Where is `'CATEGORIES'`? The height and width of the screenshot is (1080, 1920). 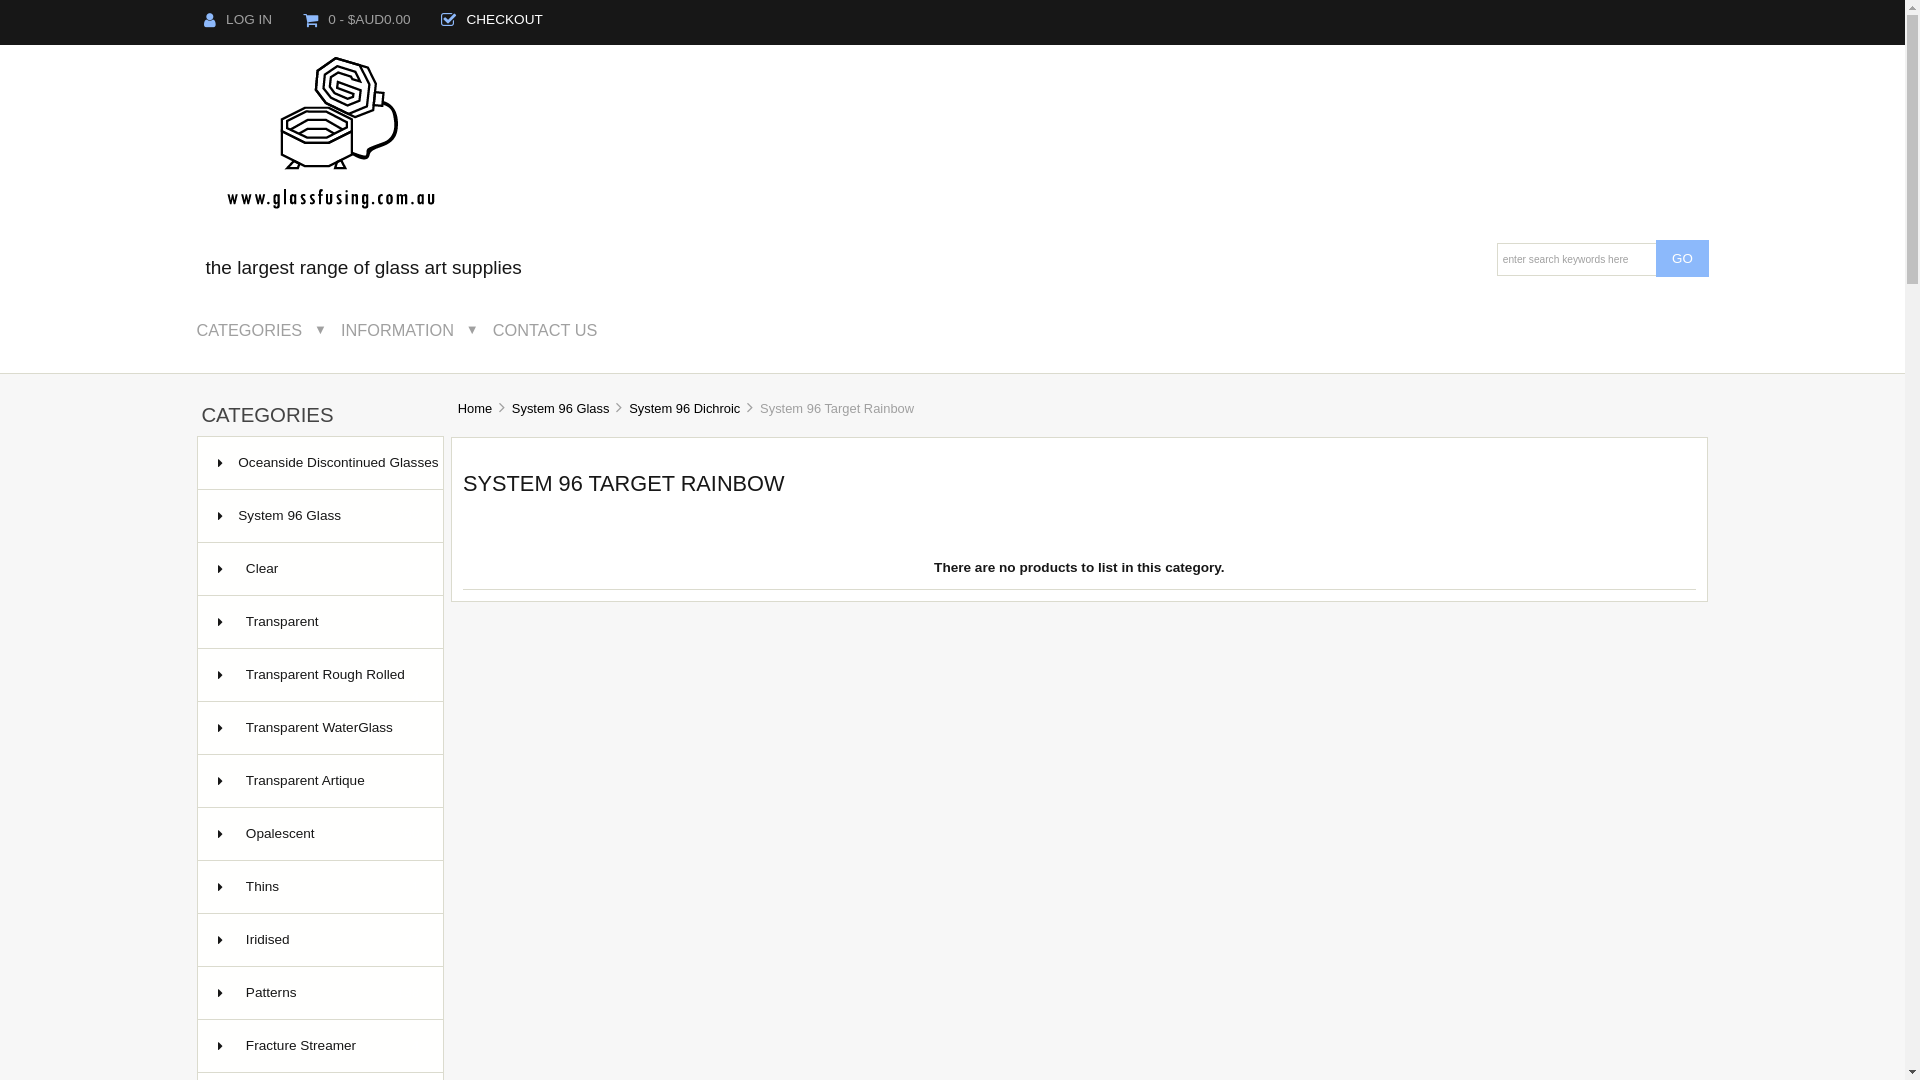
'CATEGORIES' is located at coordinates (190, 329).